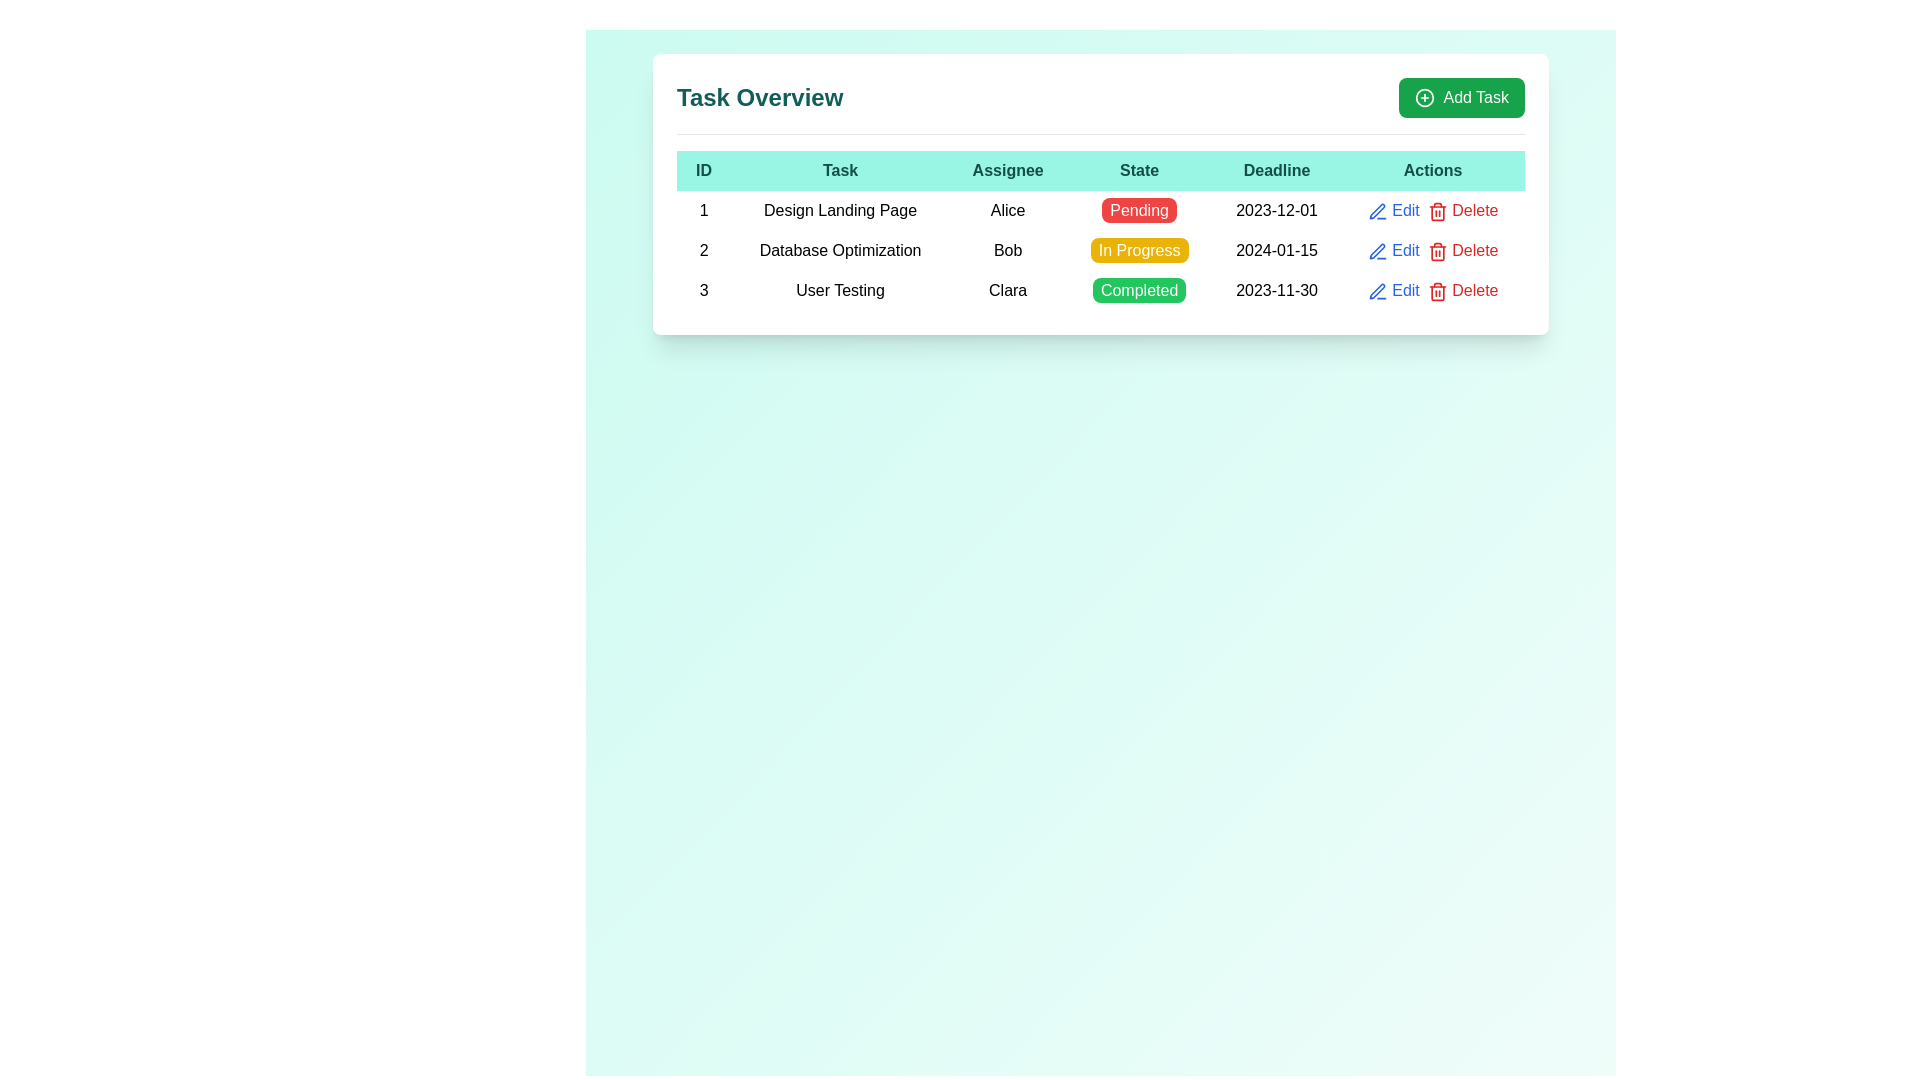  What do you see at coordinates (1436, 250) in the screenshot?
I see `the red trash bin icon button located in the 'Actions' column of the second row of the table` at bounding box center [1436, 250].